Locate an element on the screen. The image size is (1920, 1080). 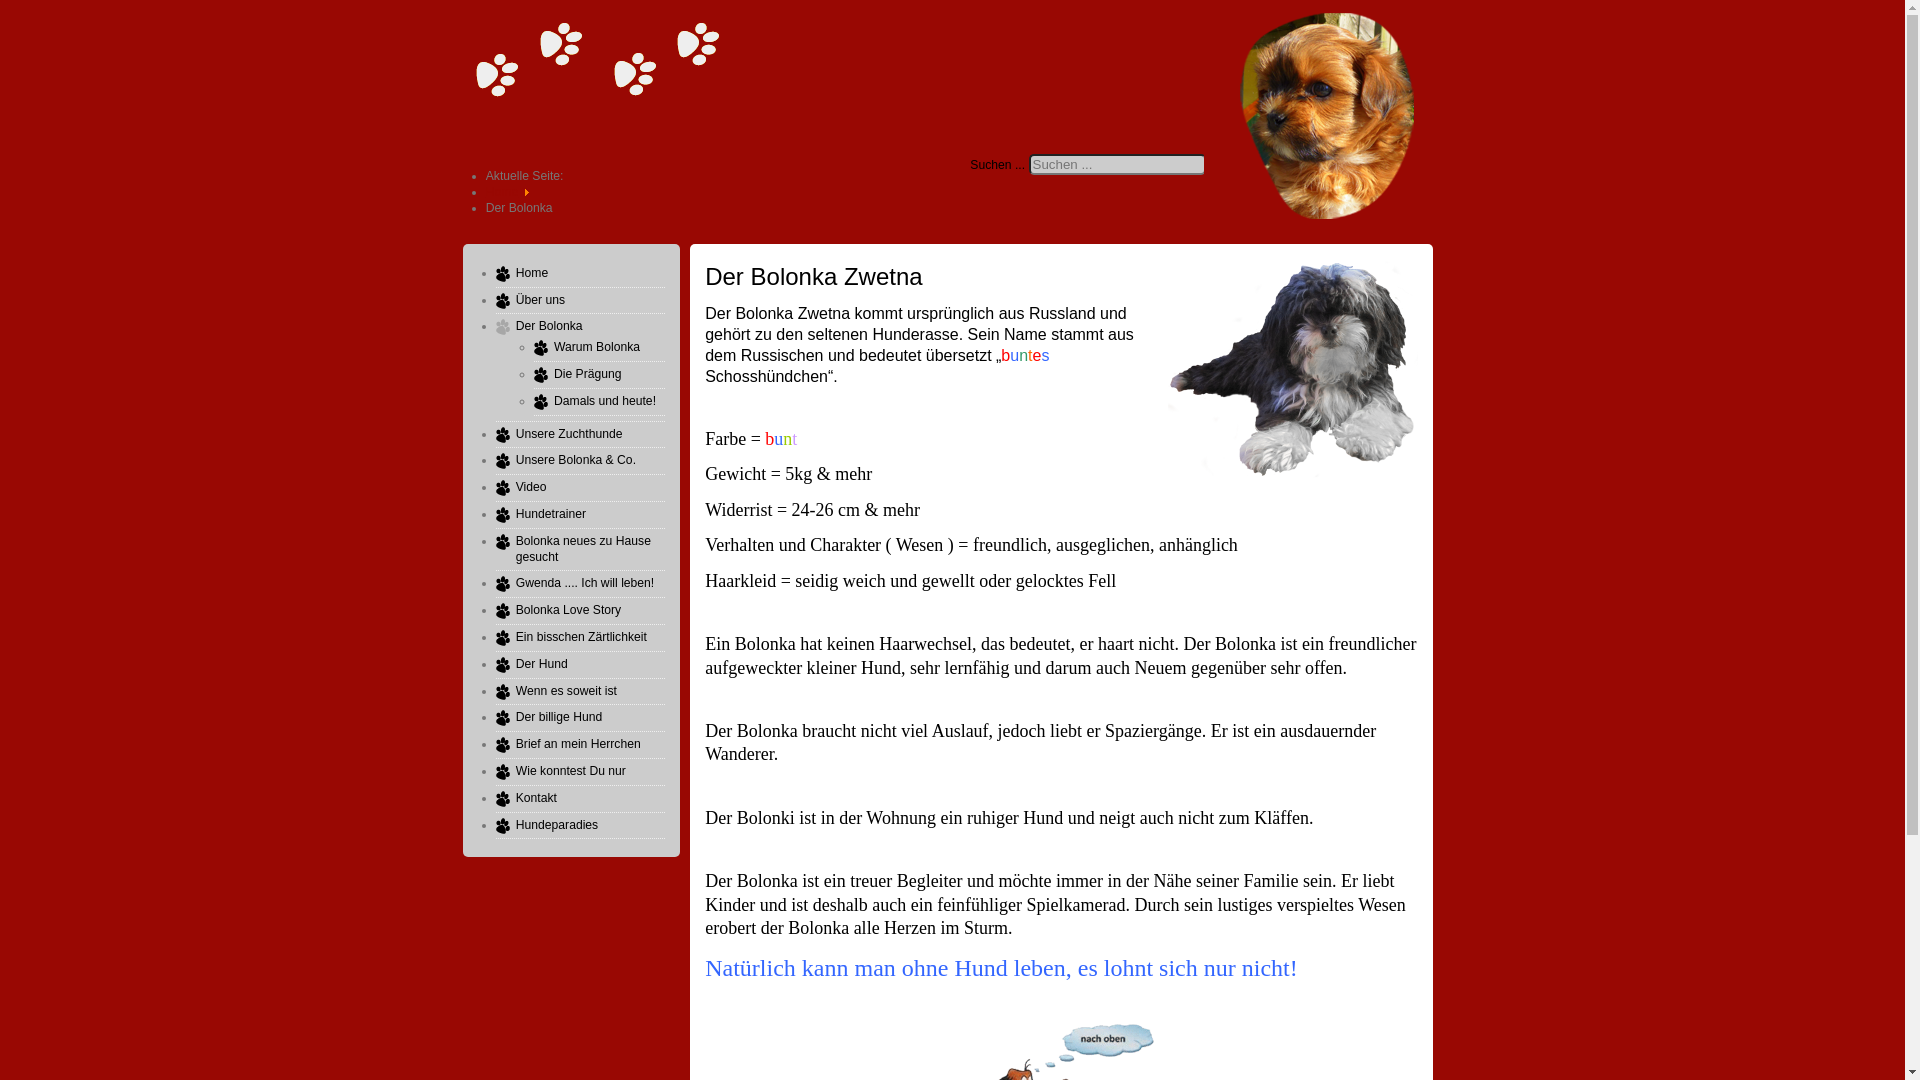
'Warum Bolonka' is located at coordinates (595, 346).